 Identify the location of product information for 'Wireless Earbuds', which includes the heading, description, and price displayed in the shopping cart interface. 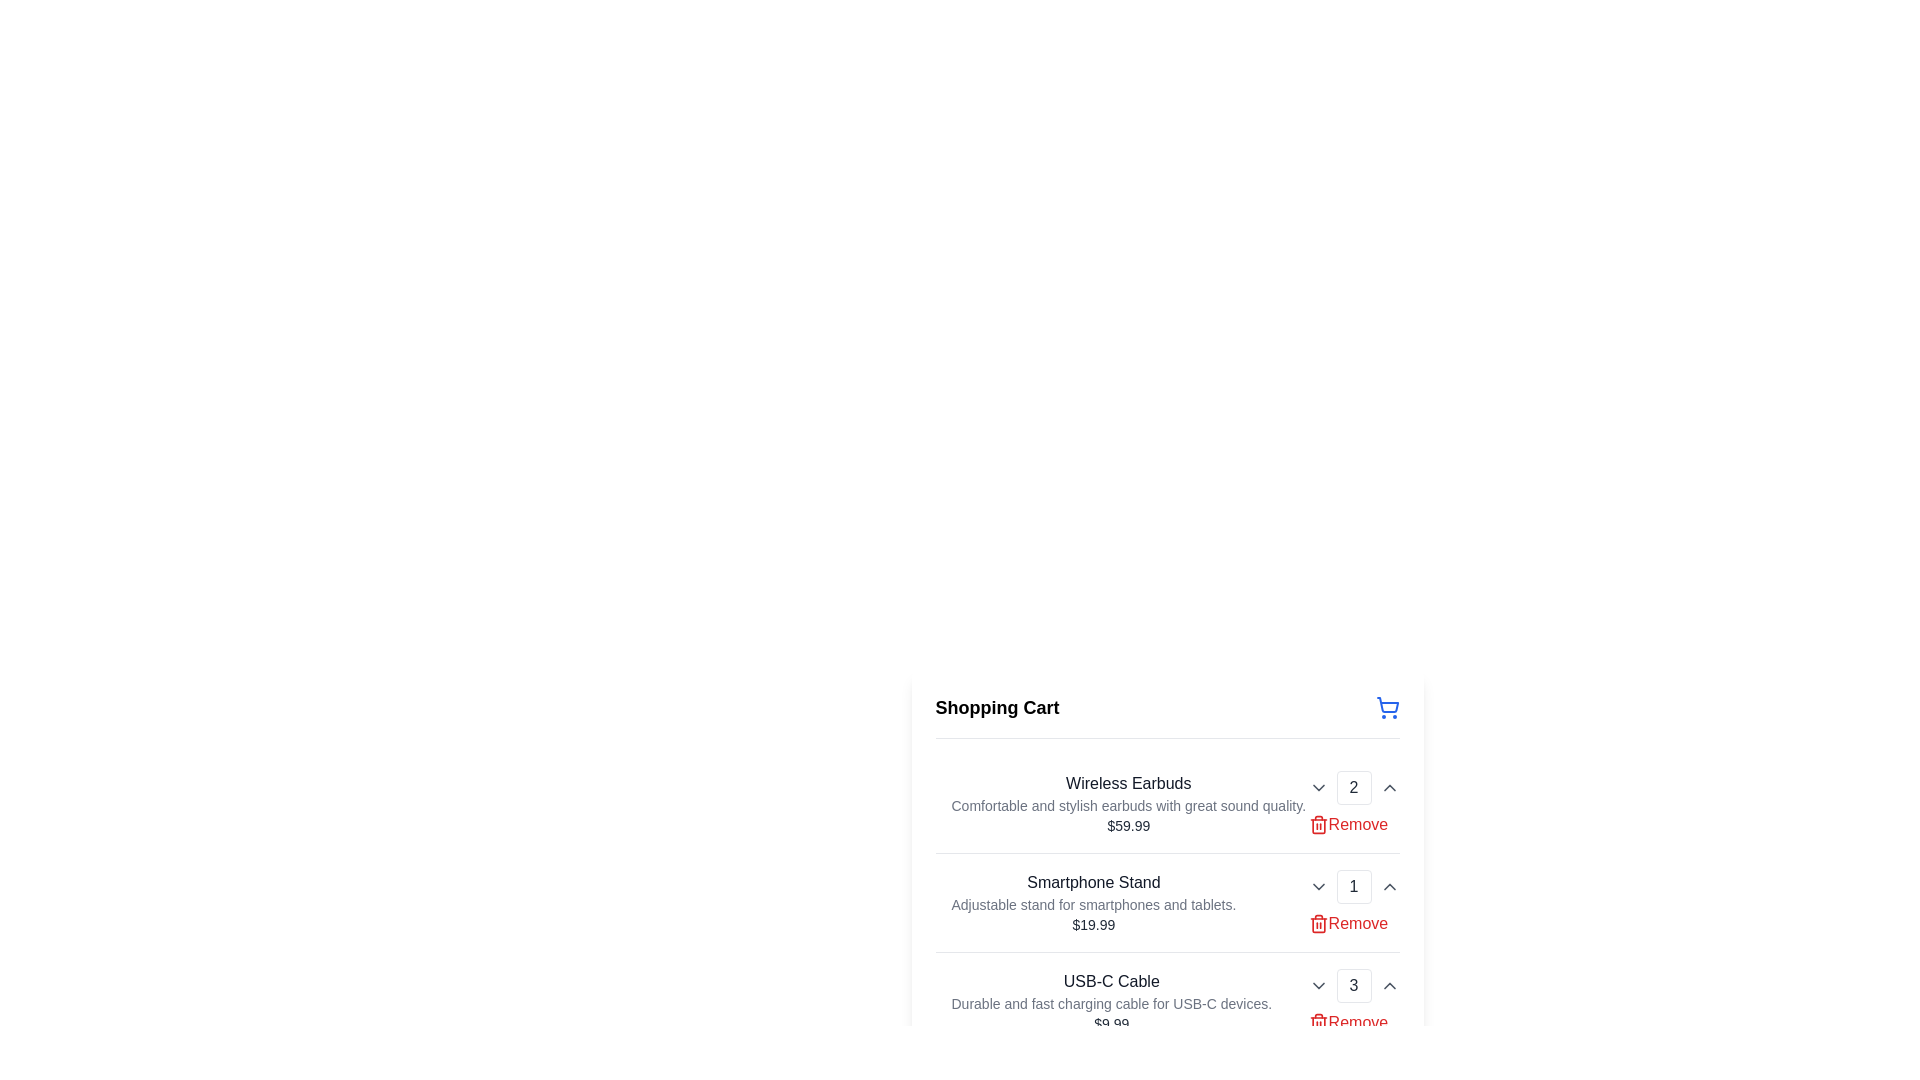
(1120, 802).